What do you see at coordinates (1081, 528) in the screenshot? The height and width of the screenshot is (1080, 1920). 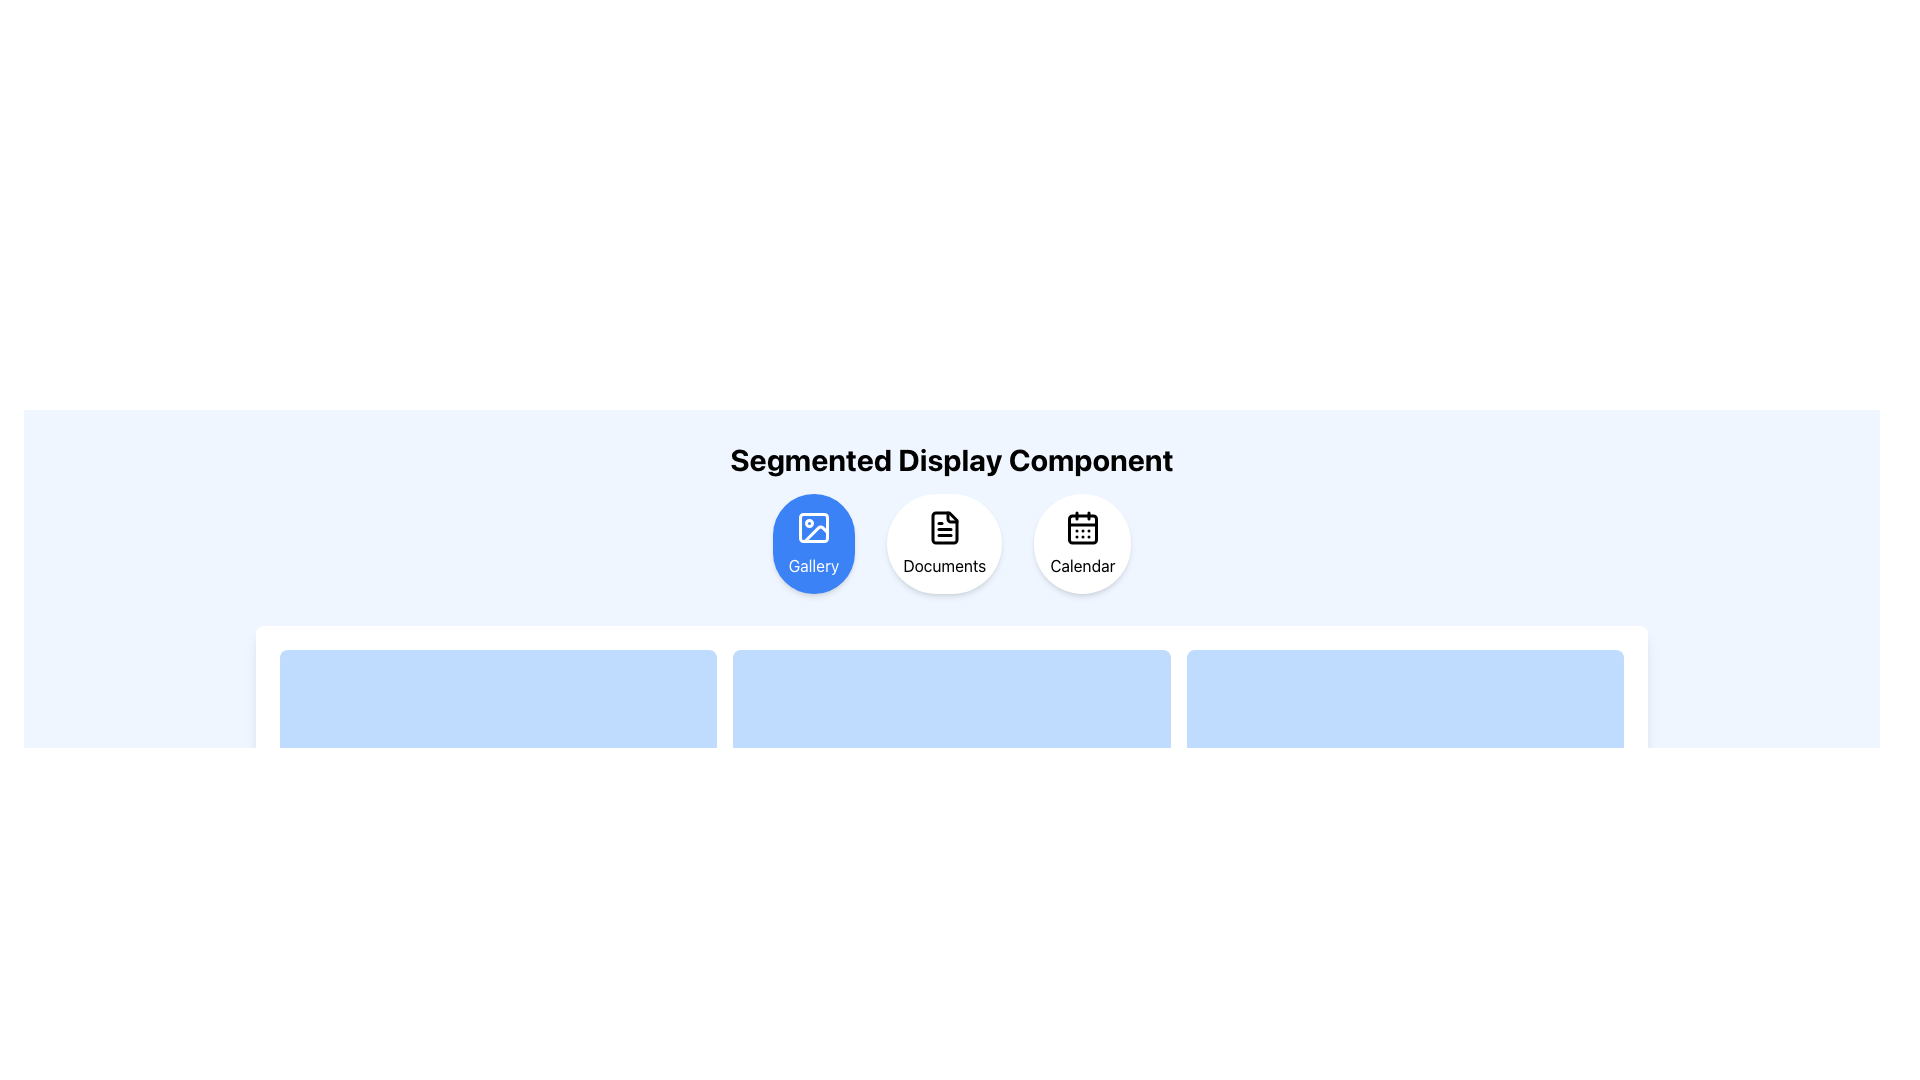 I see `the small rounded rectangle with a black outline that is part of the calendar icon within the 'Calendar' button located in the top-right corner of the interface` at bounding box center [1081, 528].